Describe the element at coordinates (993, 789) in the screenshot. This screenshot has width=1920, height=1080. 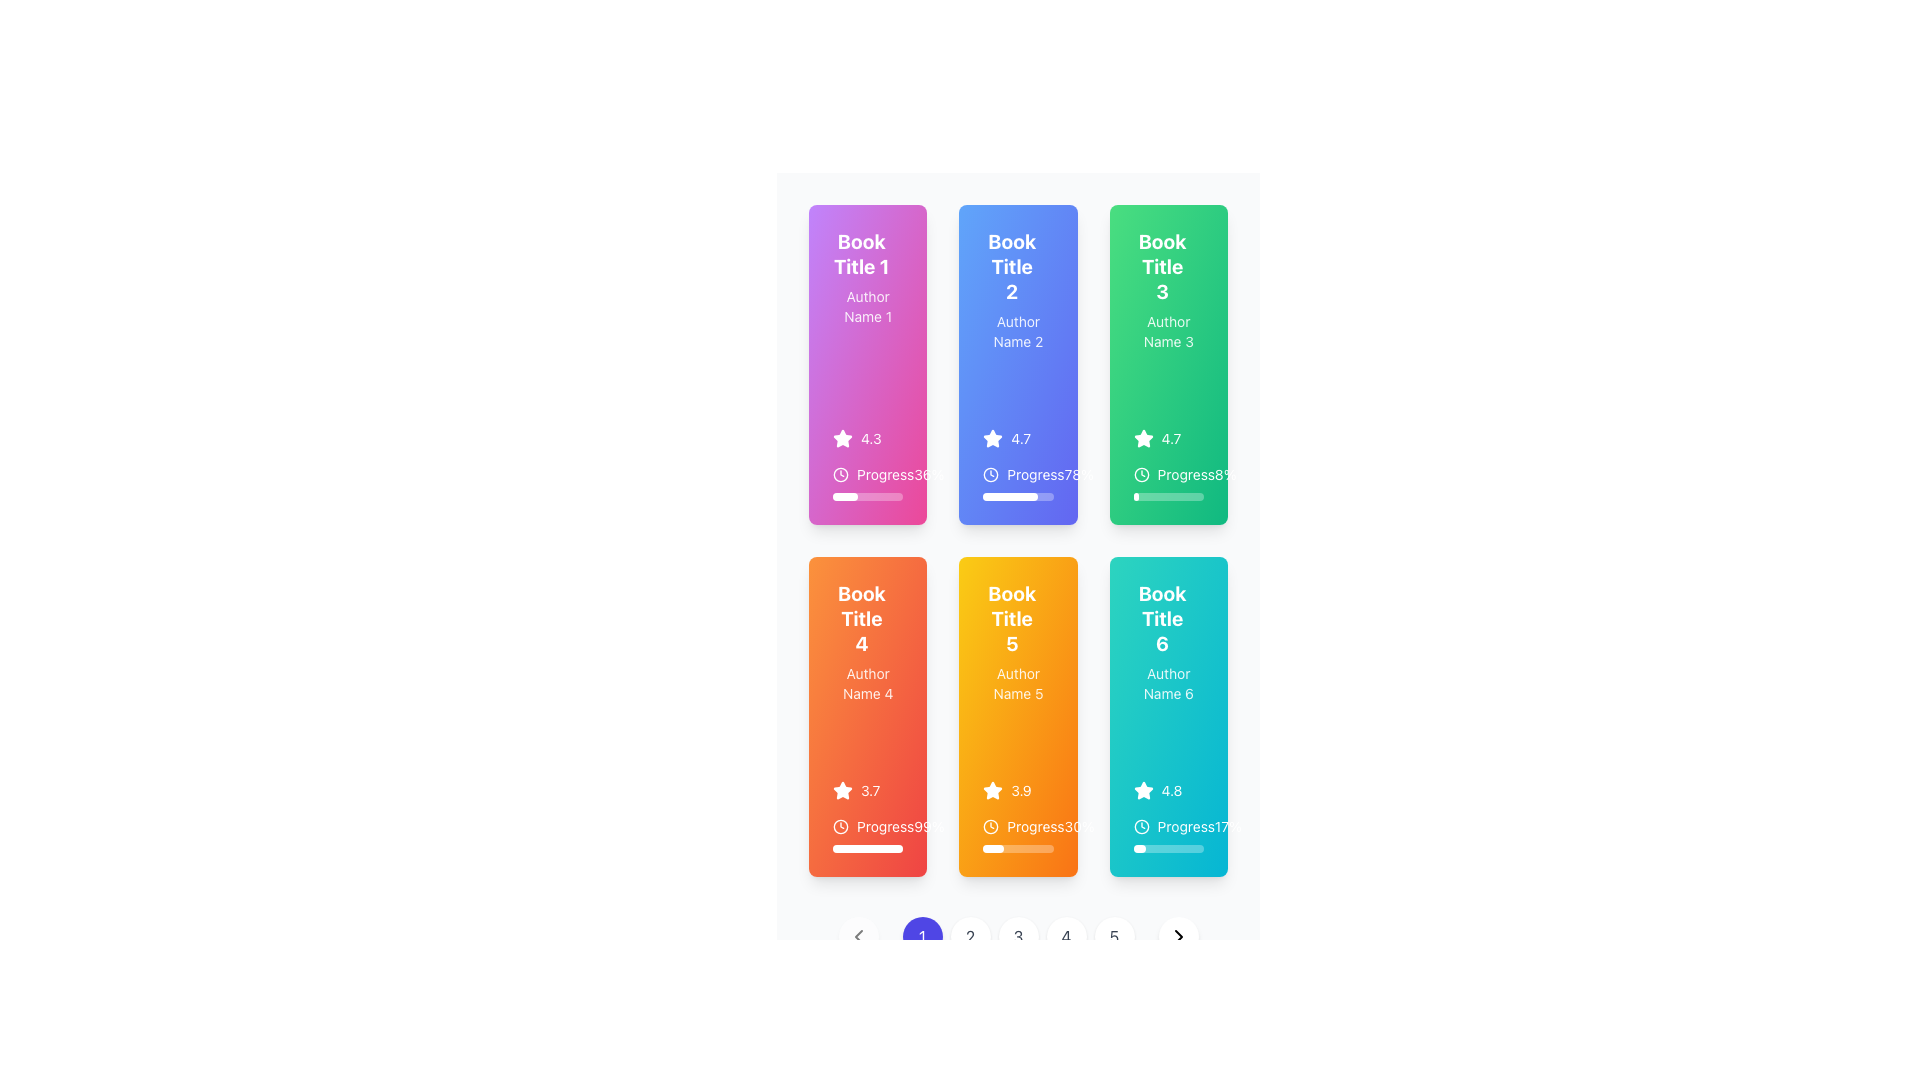
I see `the white star icon located within the orange card labeled 'Book Title 5', positioned to the left of the rating text '3.9'` at that location.